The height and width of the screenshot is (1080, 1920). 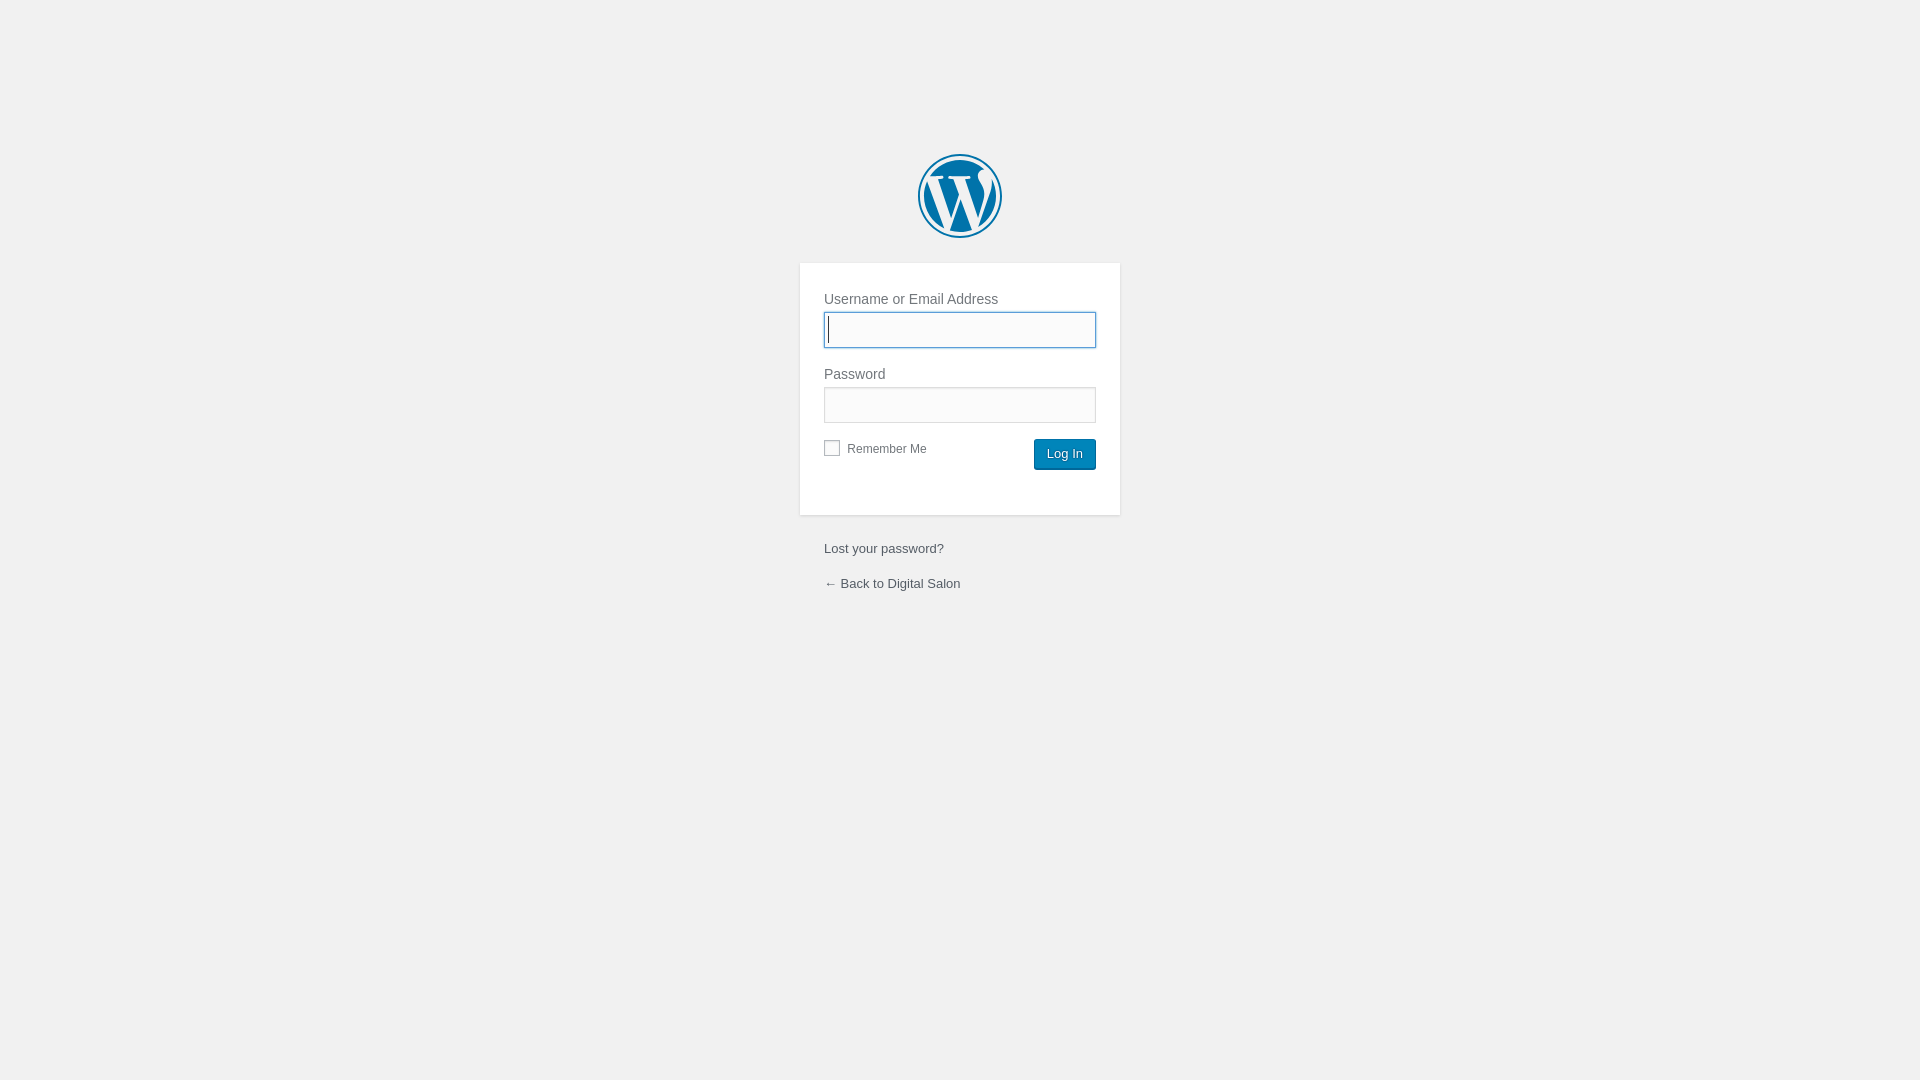 What do you see at coordinates (882, 548) in the screenshot?
I see `'Lost your password?'` at bounding box center [882, 548].